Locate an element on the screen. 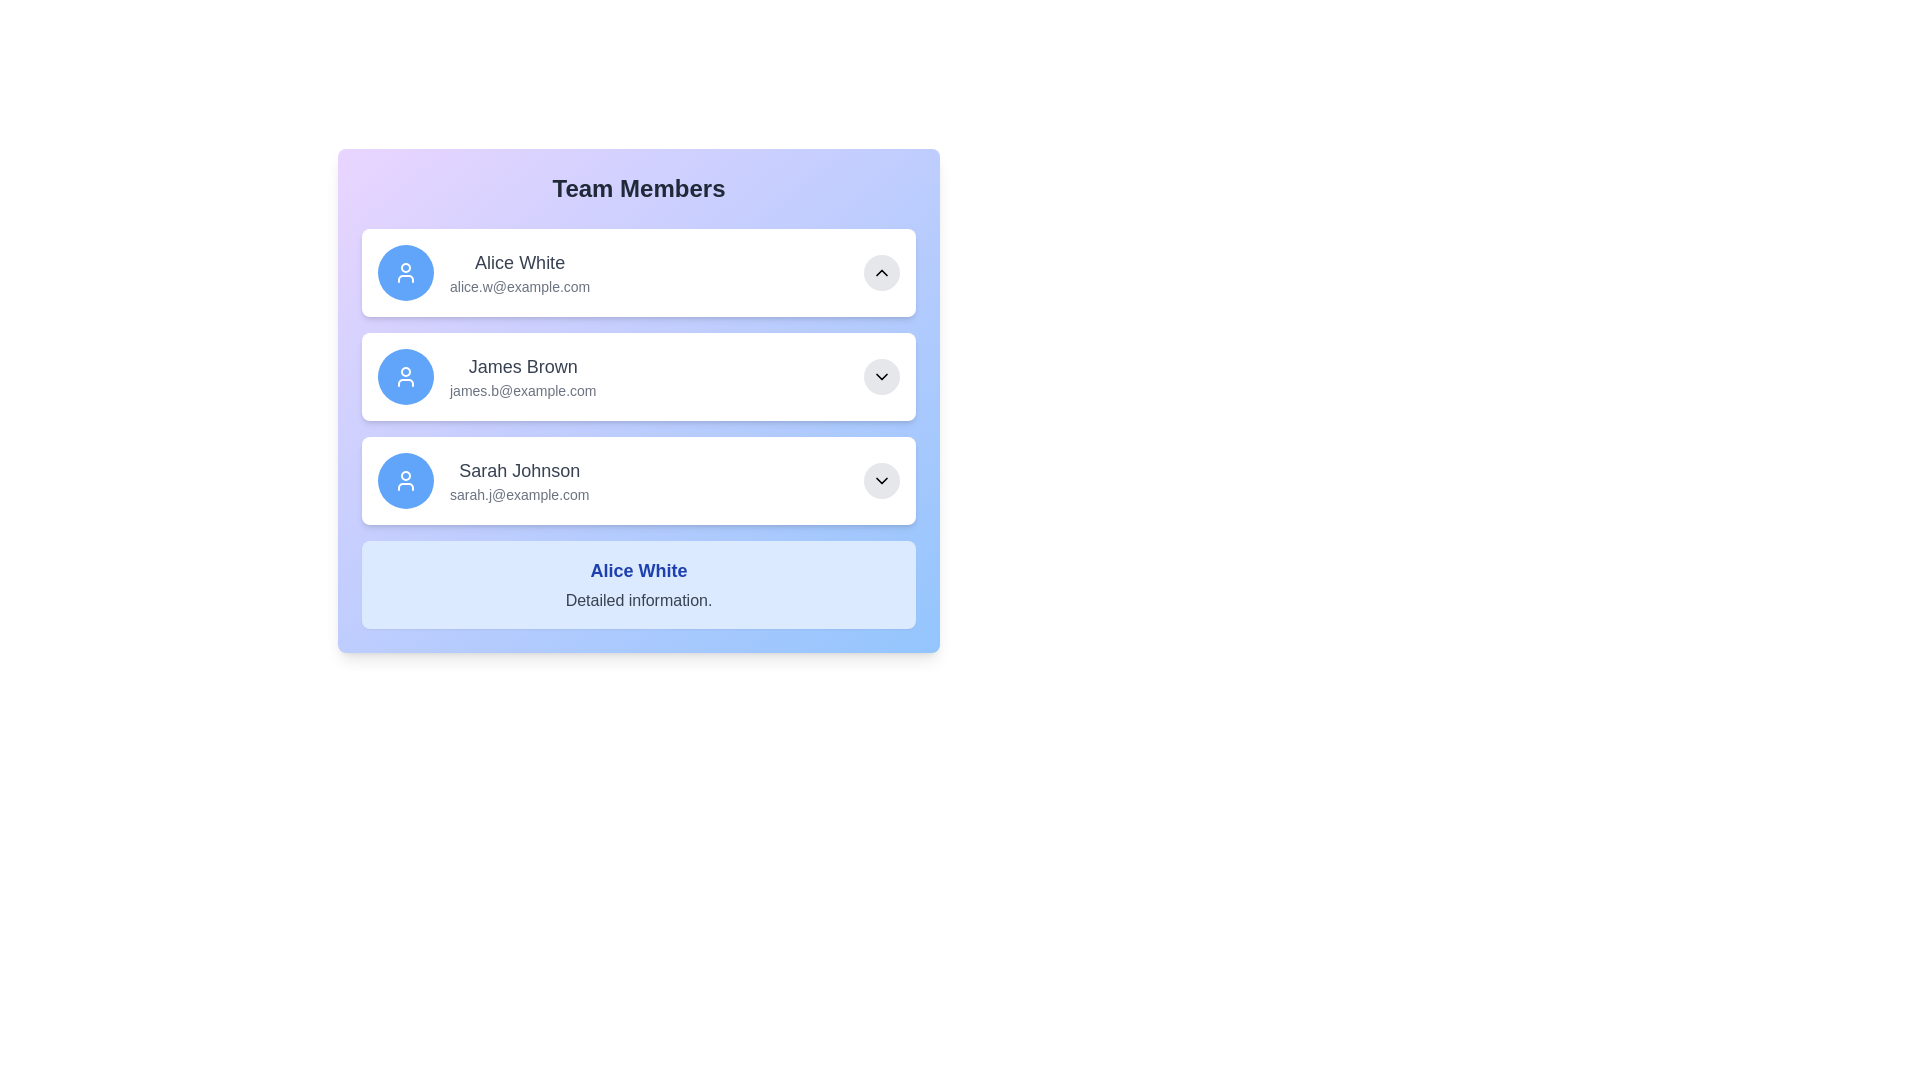  the user avatar icon representing 'James Brown' in the 'Team Members' list, which is styled with a blue background and white strokes is located at coordinates (405, 377).